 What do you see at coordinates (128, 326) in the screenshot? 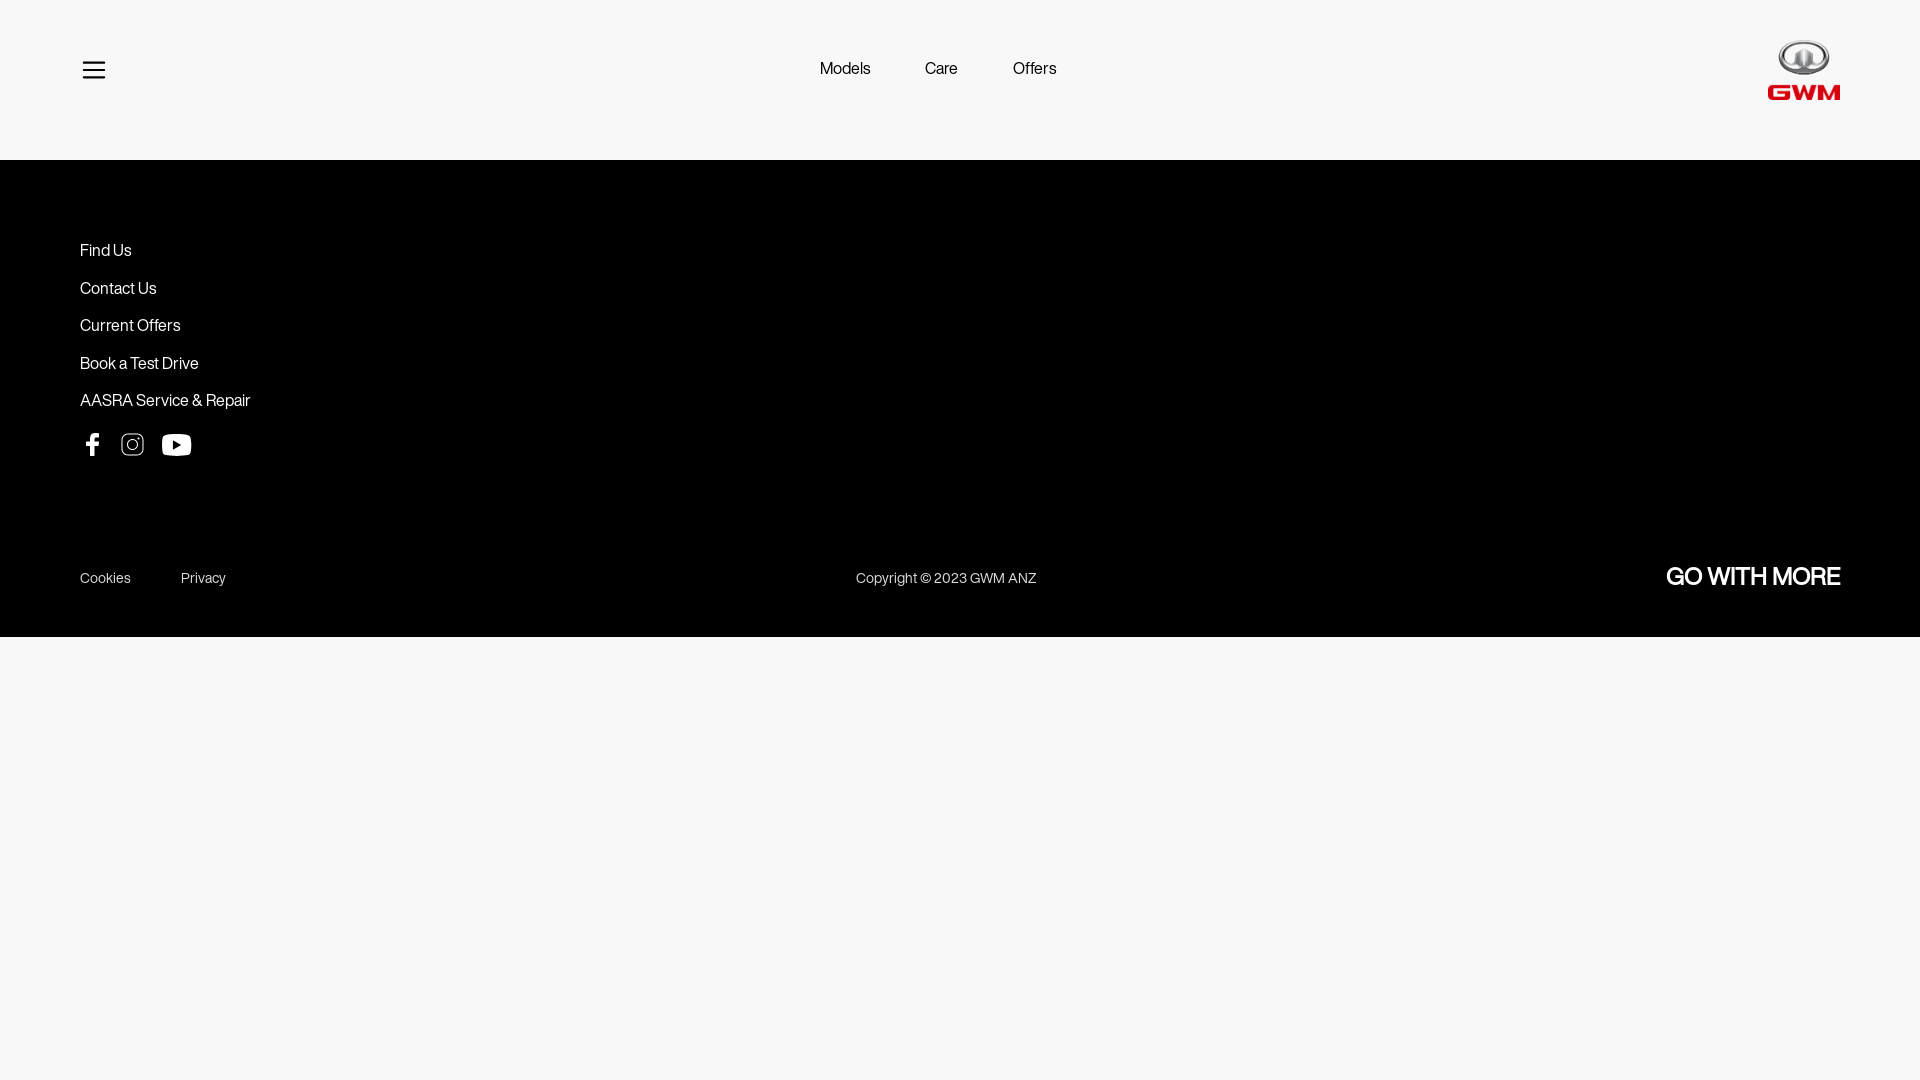
I see `'Current Offers'` at bounding box center [128, 326].